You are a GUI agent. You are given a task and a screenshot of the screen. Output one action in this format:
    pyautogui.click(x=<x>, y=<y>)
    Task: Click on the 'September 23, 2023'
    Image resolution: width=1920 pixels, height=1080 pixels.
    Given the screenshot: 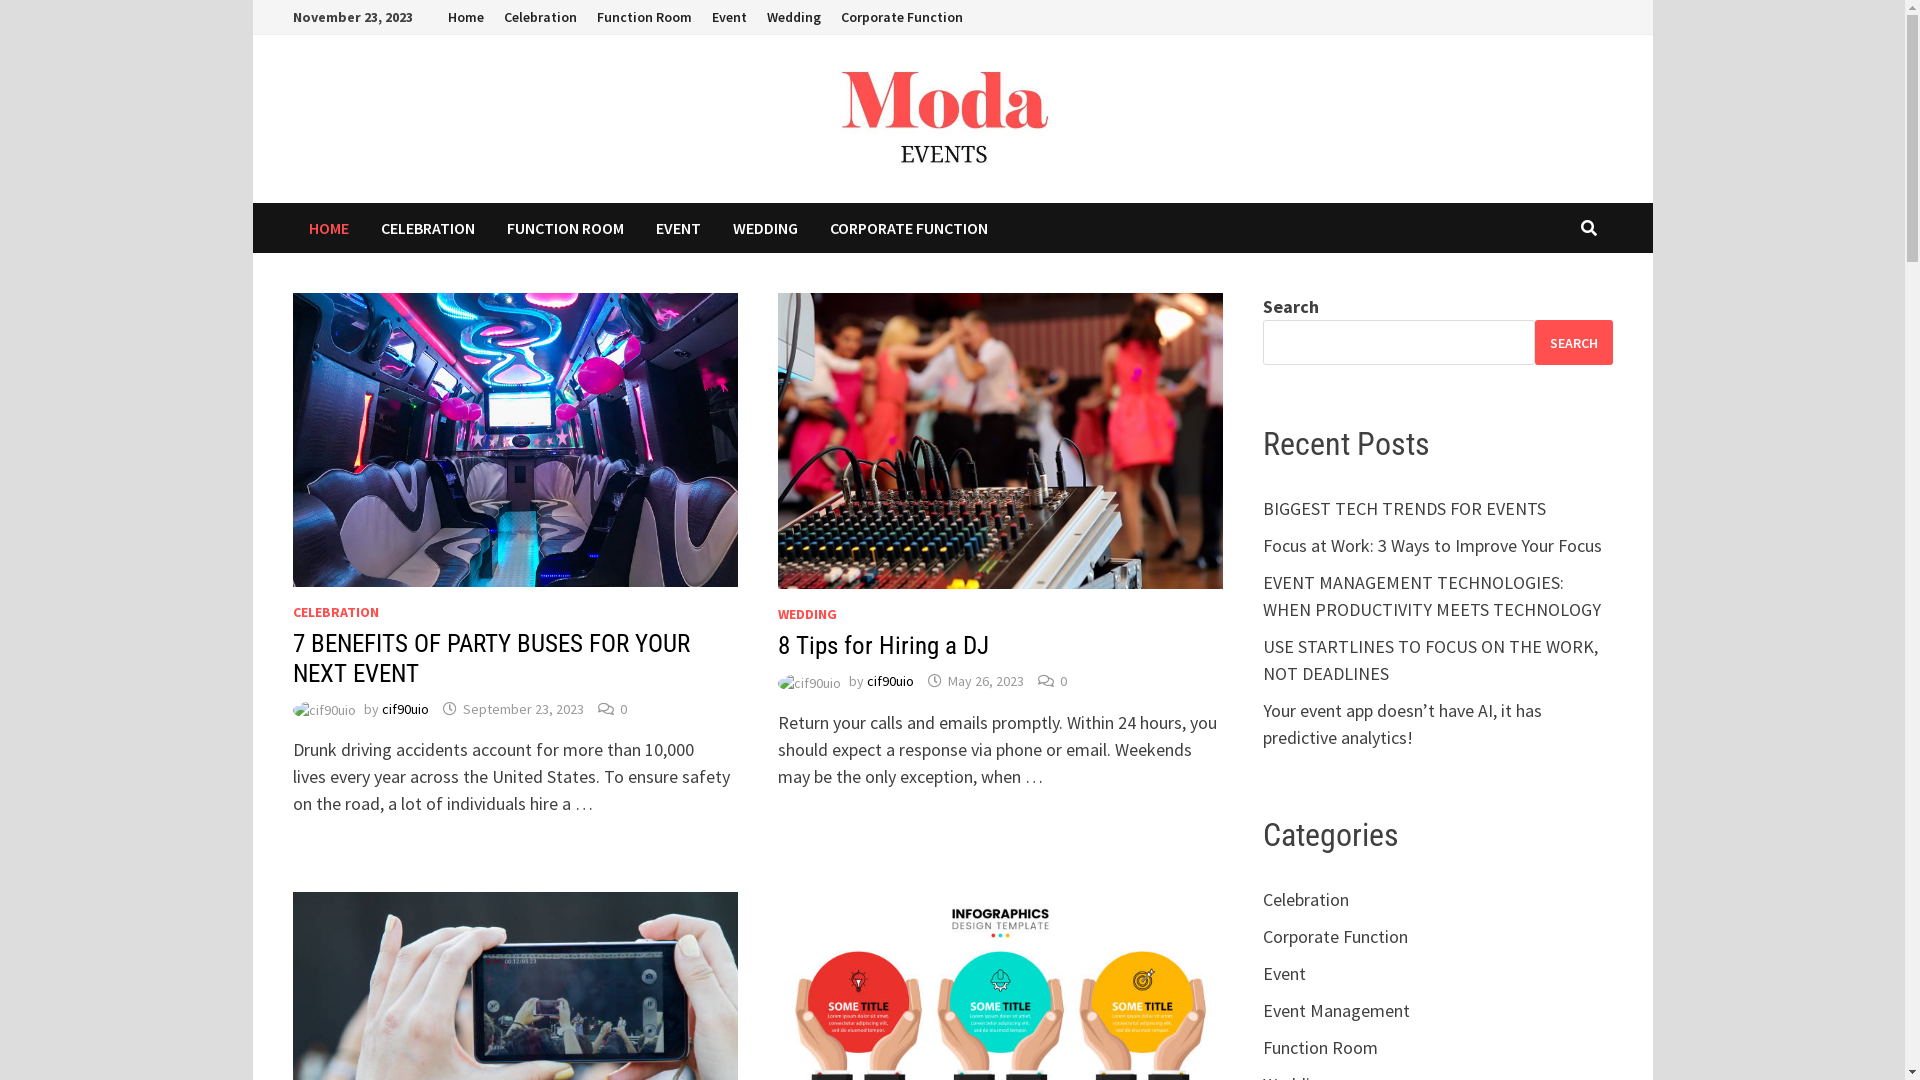 What is the action you would take?
    pyautogui.click(x=460, y=708)
    